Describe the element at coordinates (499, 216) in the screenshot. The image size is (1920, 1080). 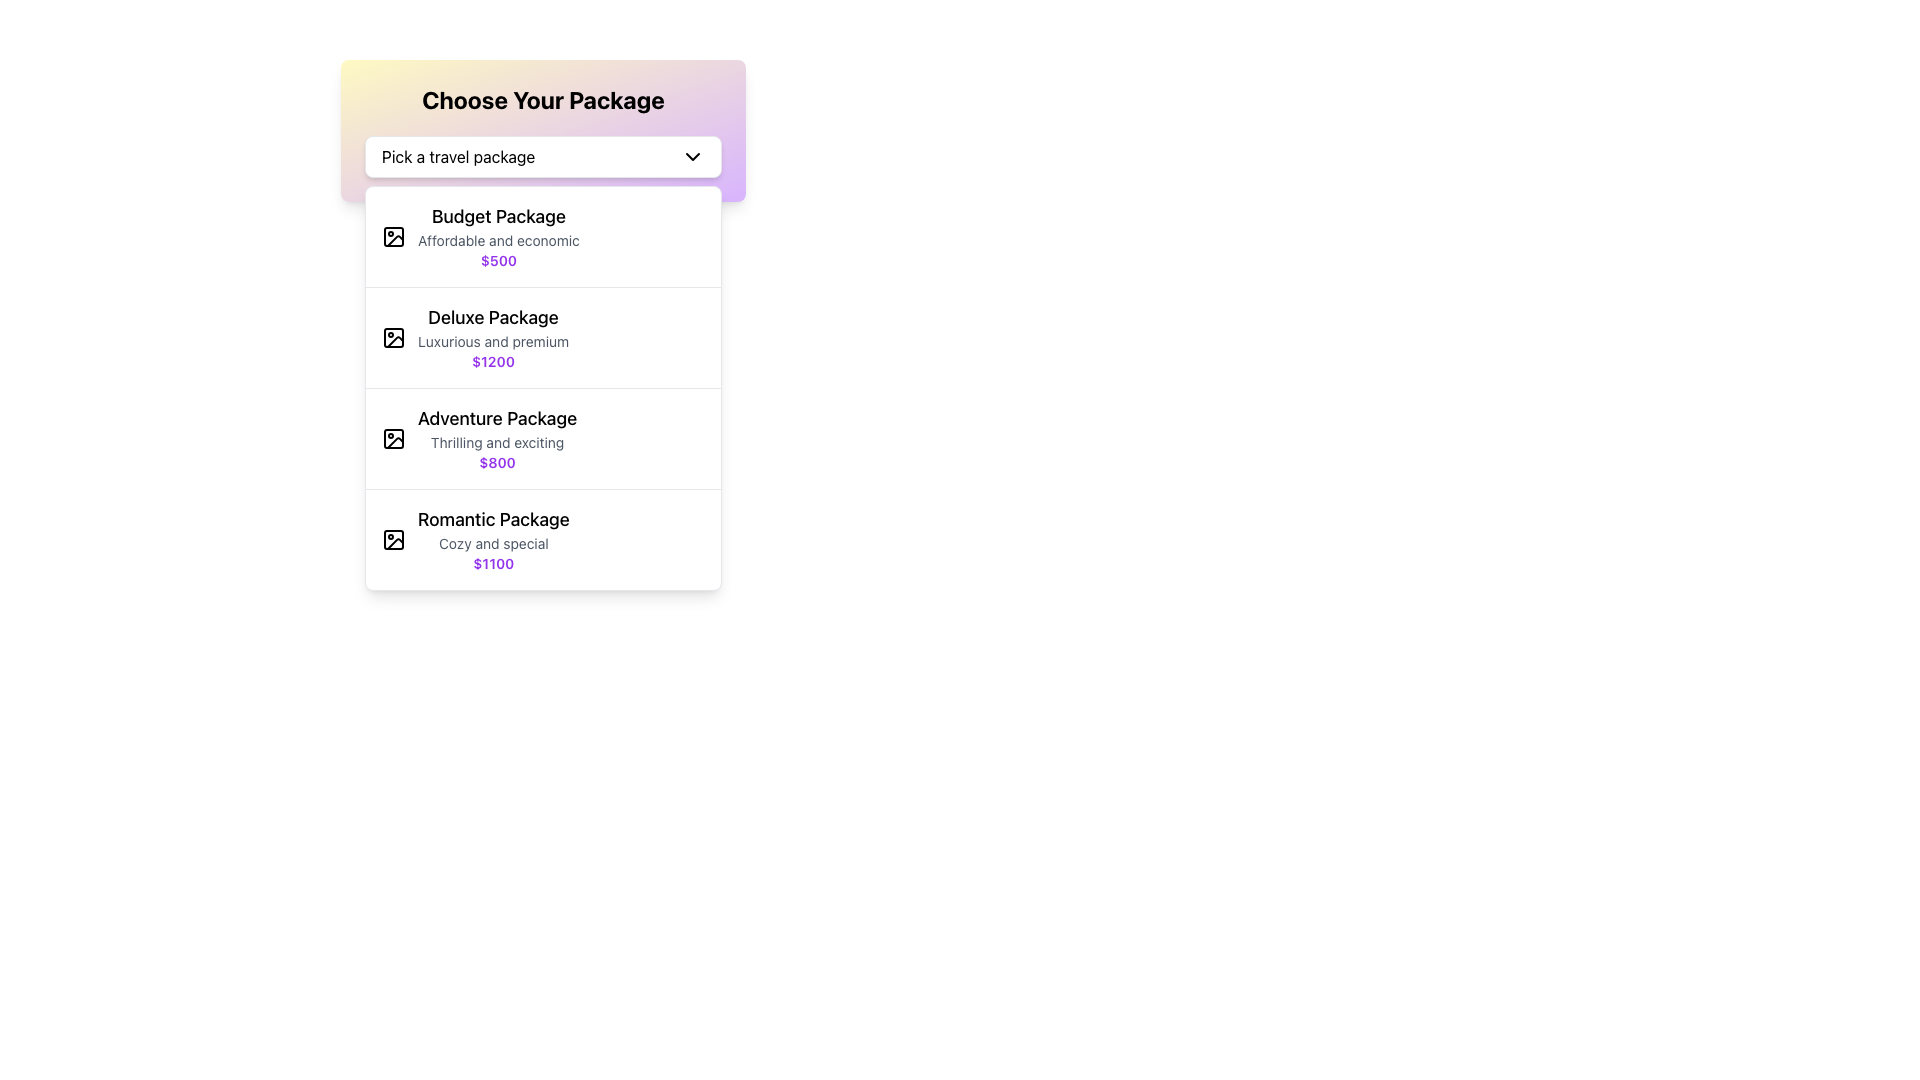
I see `the title of the first package option in the dropdown list under 'Choose Your Package'` at that location.